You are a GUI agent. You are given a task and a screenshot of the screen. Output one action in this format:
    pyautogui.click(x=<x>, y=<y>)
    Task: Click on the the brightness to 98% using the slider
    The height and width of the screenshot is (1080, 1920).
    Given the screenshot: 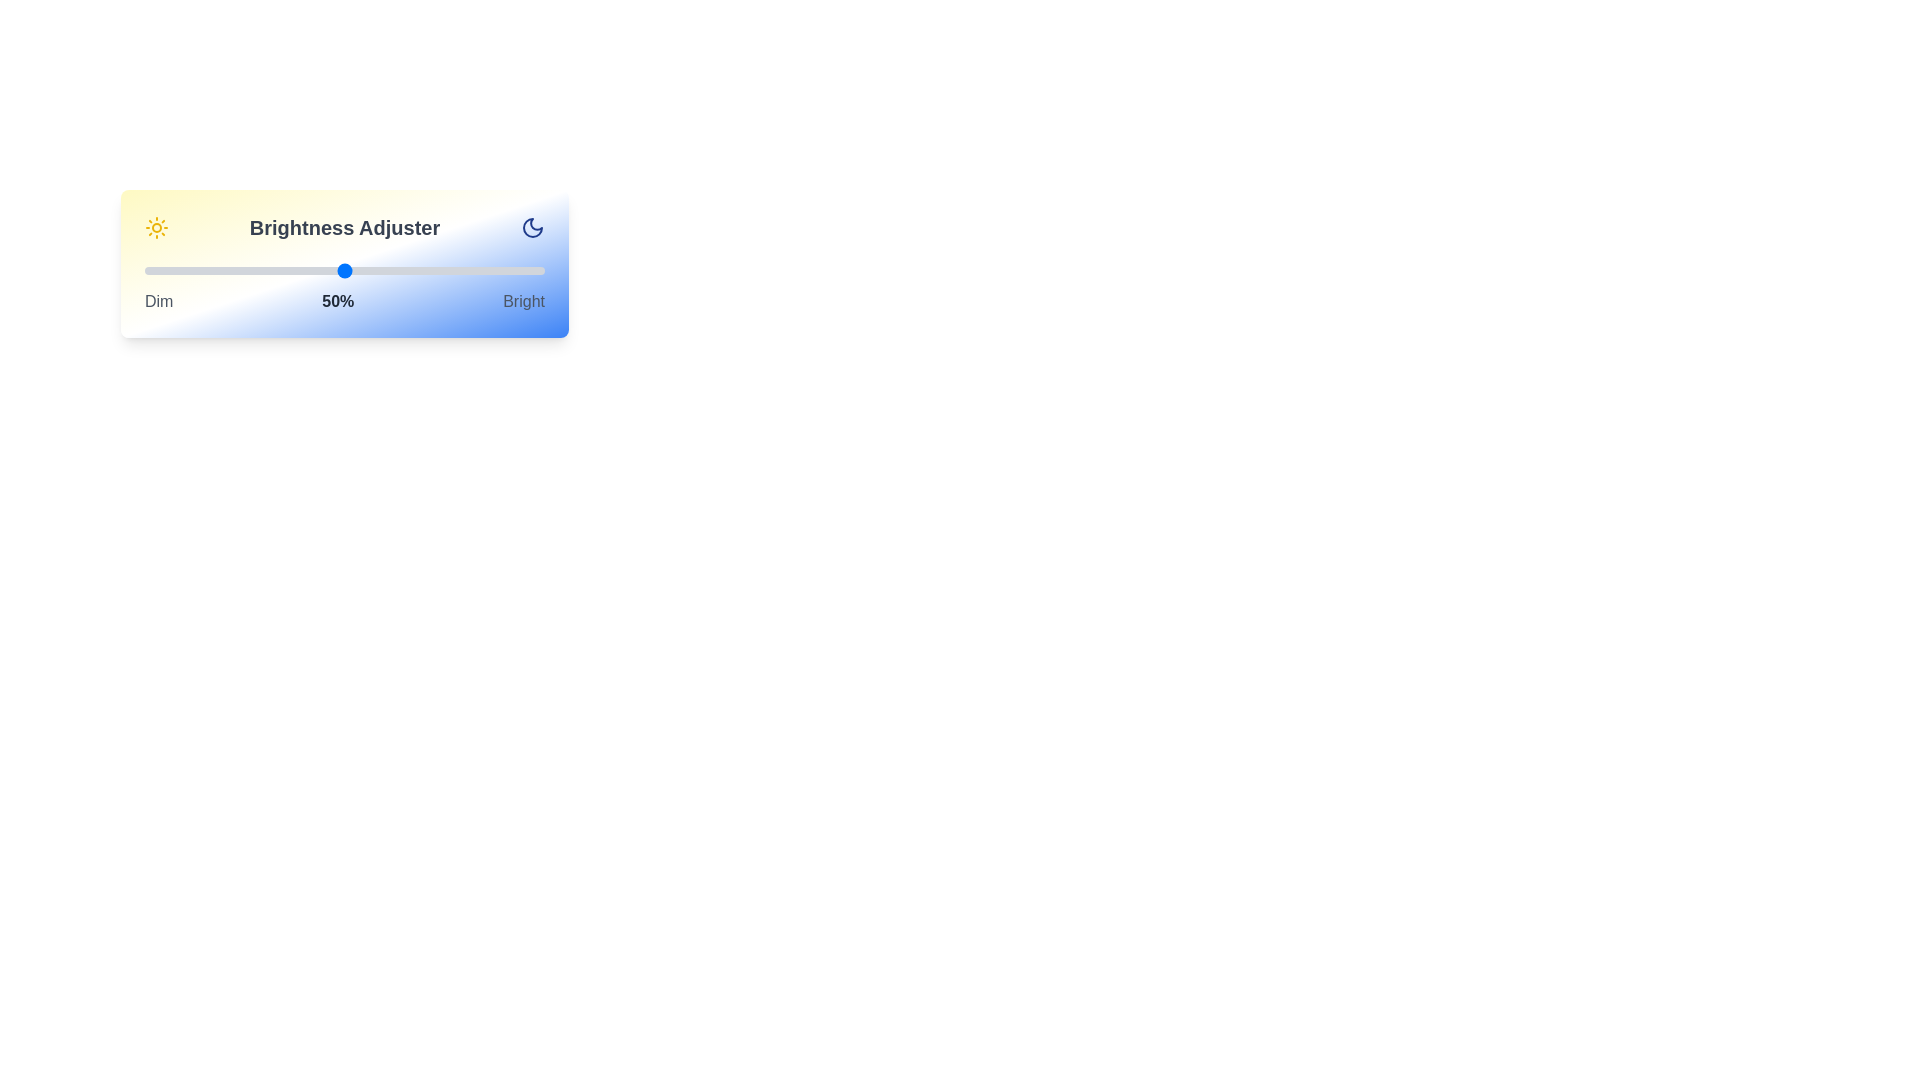 What is the action you would take?
    pyautogui.click(x=537, y=270)
    